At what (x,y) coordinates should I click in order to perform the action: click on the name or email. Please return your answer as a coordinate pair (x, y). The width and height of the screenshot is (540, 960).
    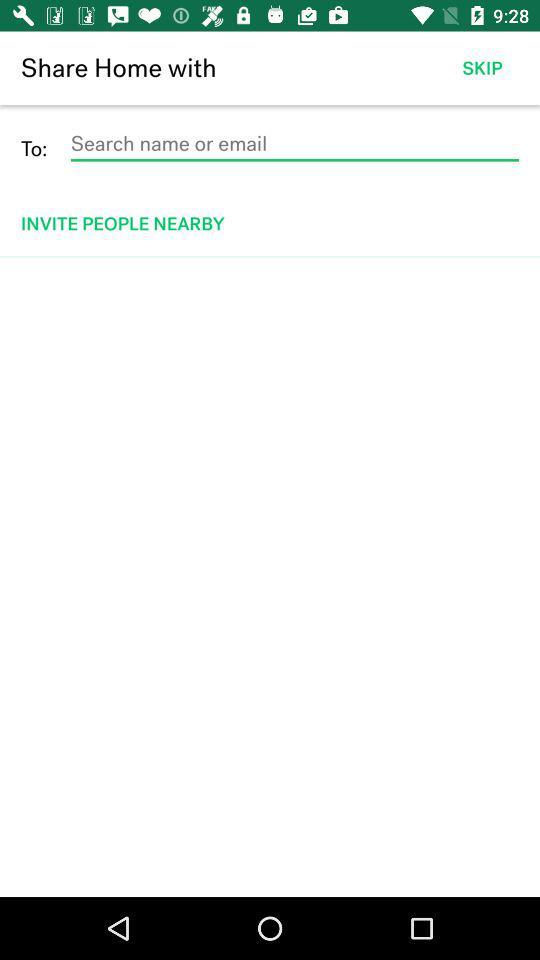
    Looking at the image, I should click on (293, 143).